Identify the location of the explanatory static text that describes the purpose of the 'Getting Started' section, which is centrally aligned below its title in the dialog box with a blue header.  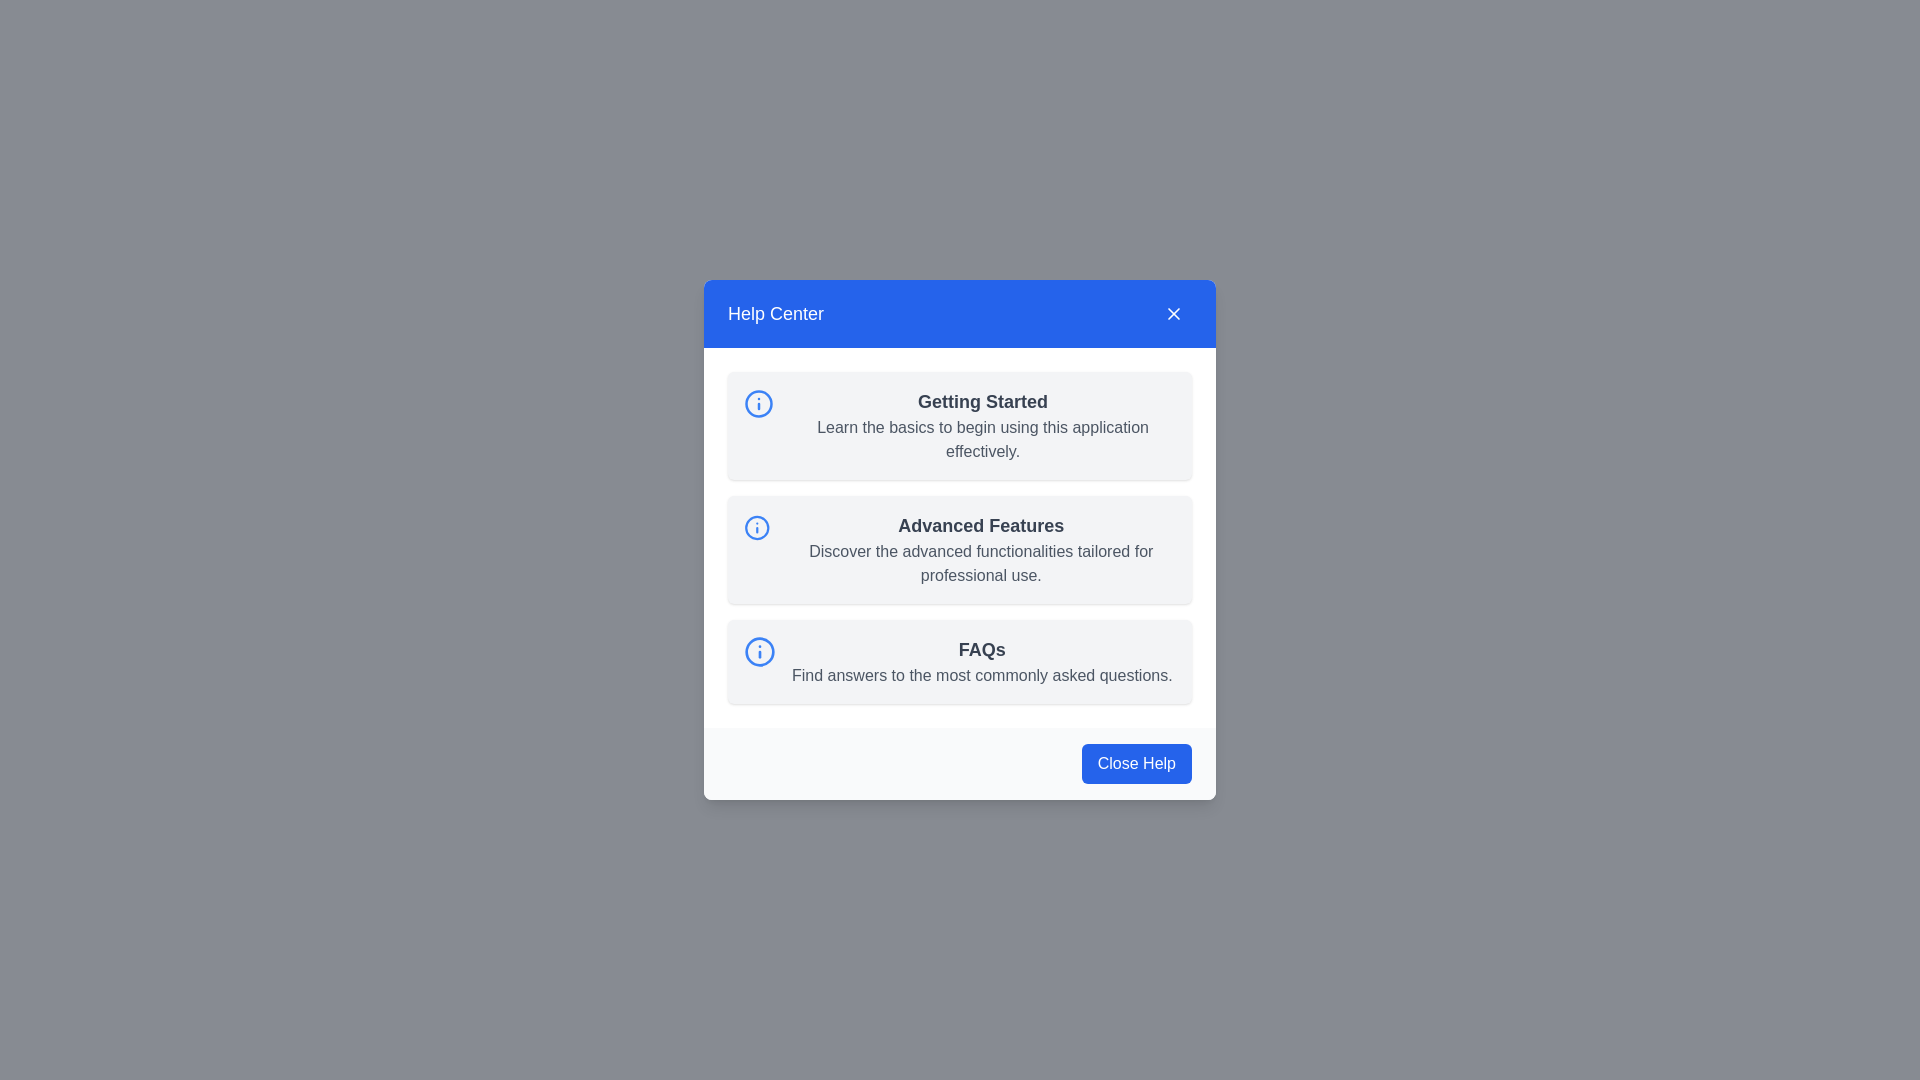
(983, 438).